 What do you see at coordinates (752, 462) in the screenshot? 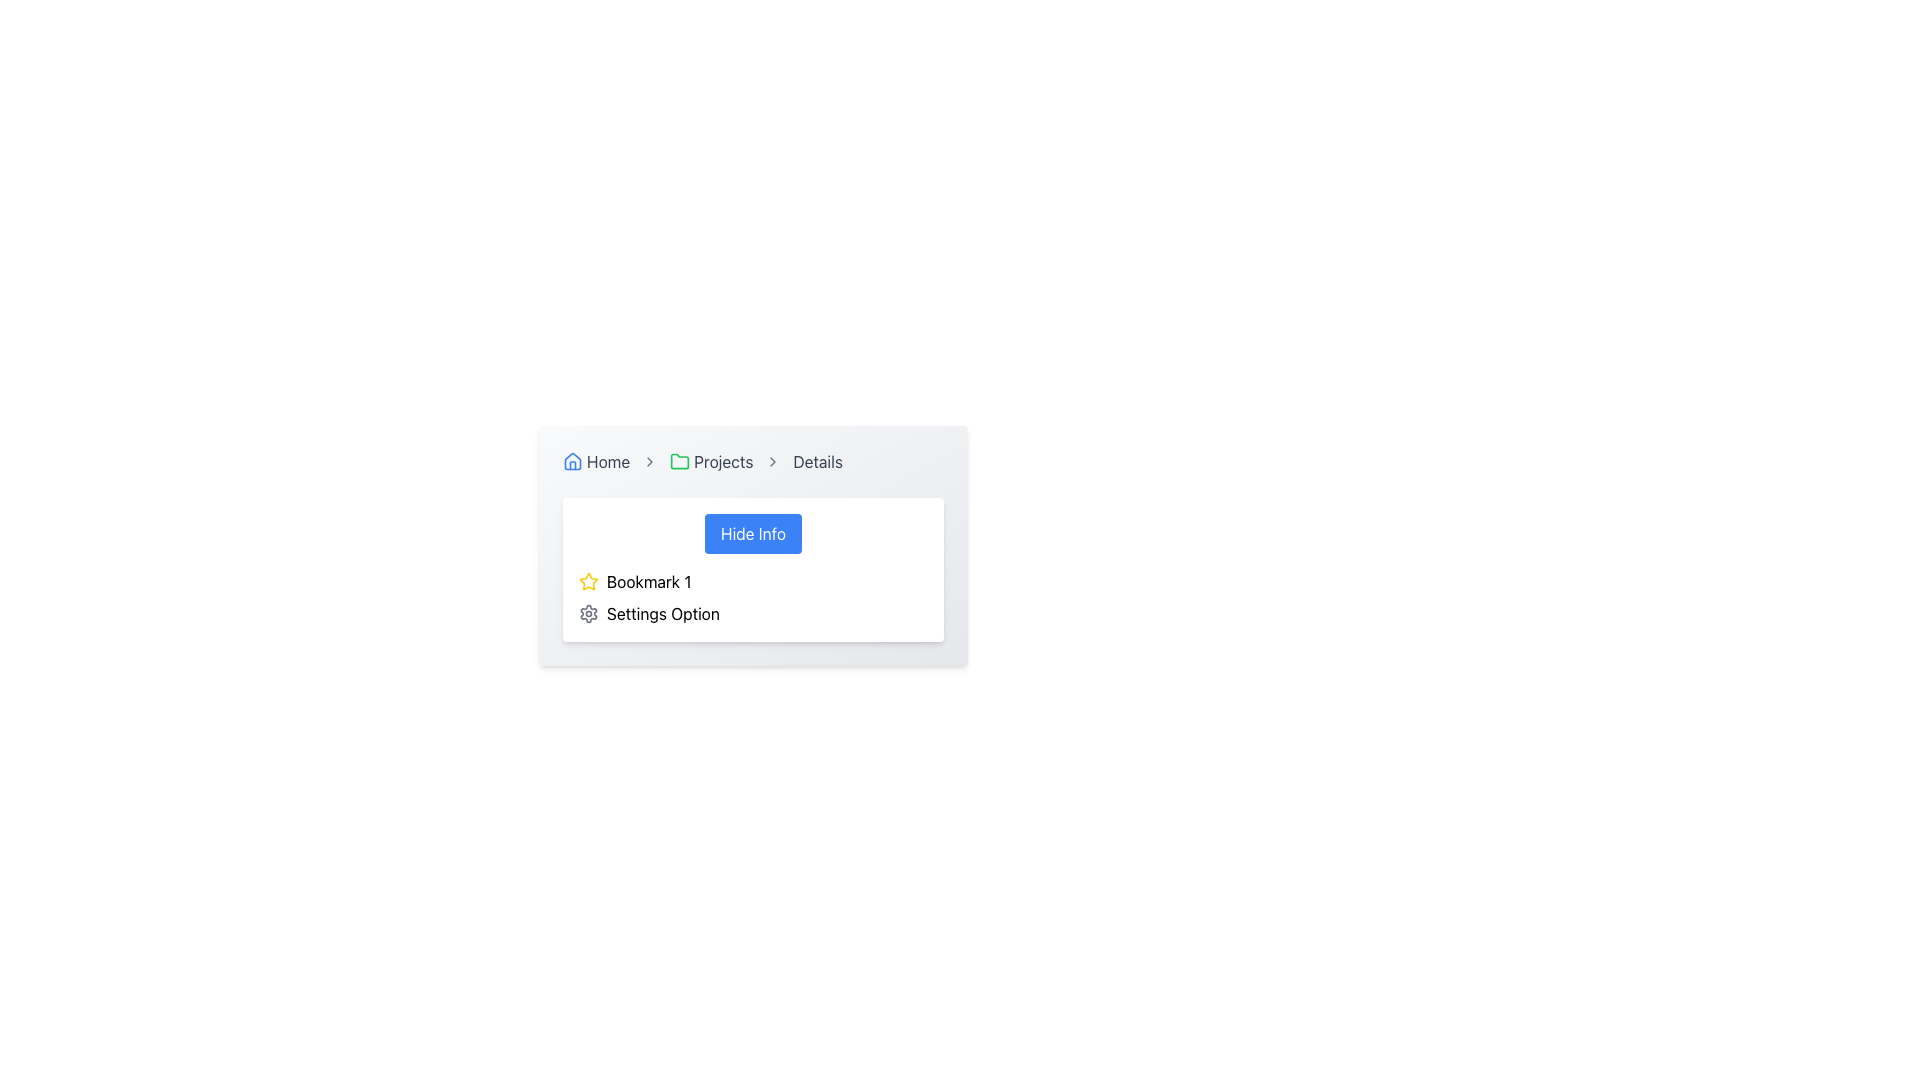
I see `the Breadcrumb Navigation component` at bounding box center [752, 462].